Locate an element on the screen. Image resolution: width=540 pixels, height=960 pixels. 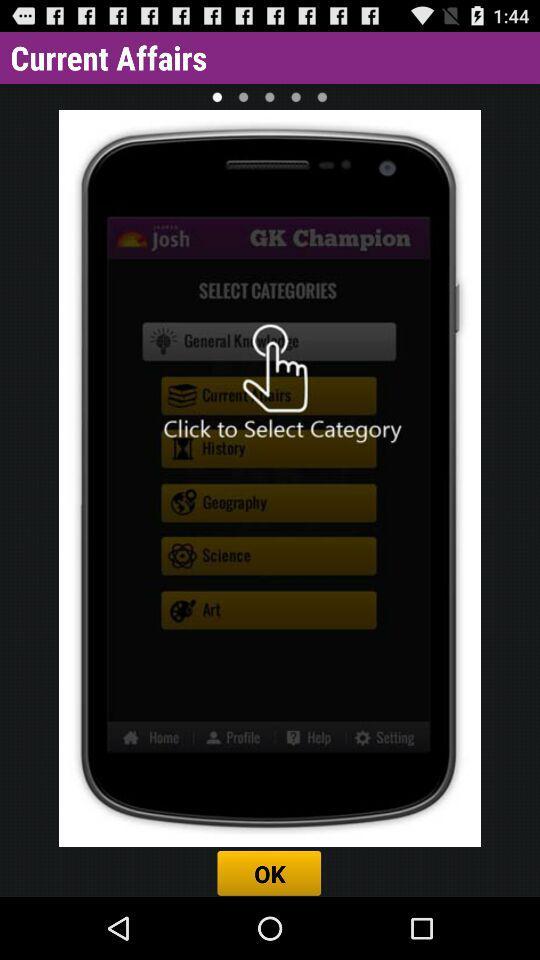
the national_flag icon is located at coordinates (216, 103).